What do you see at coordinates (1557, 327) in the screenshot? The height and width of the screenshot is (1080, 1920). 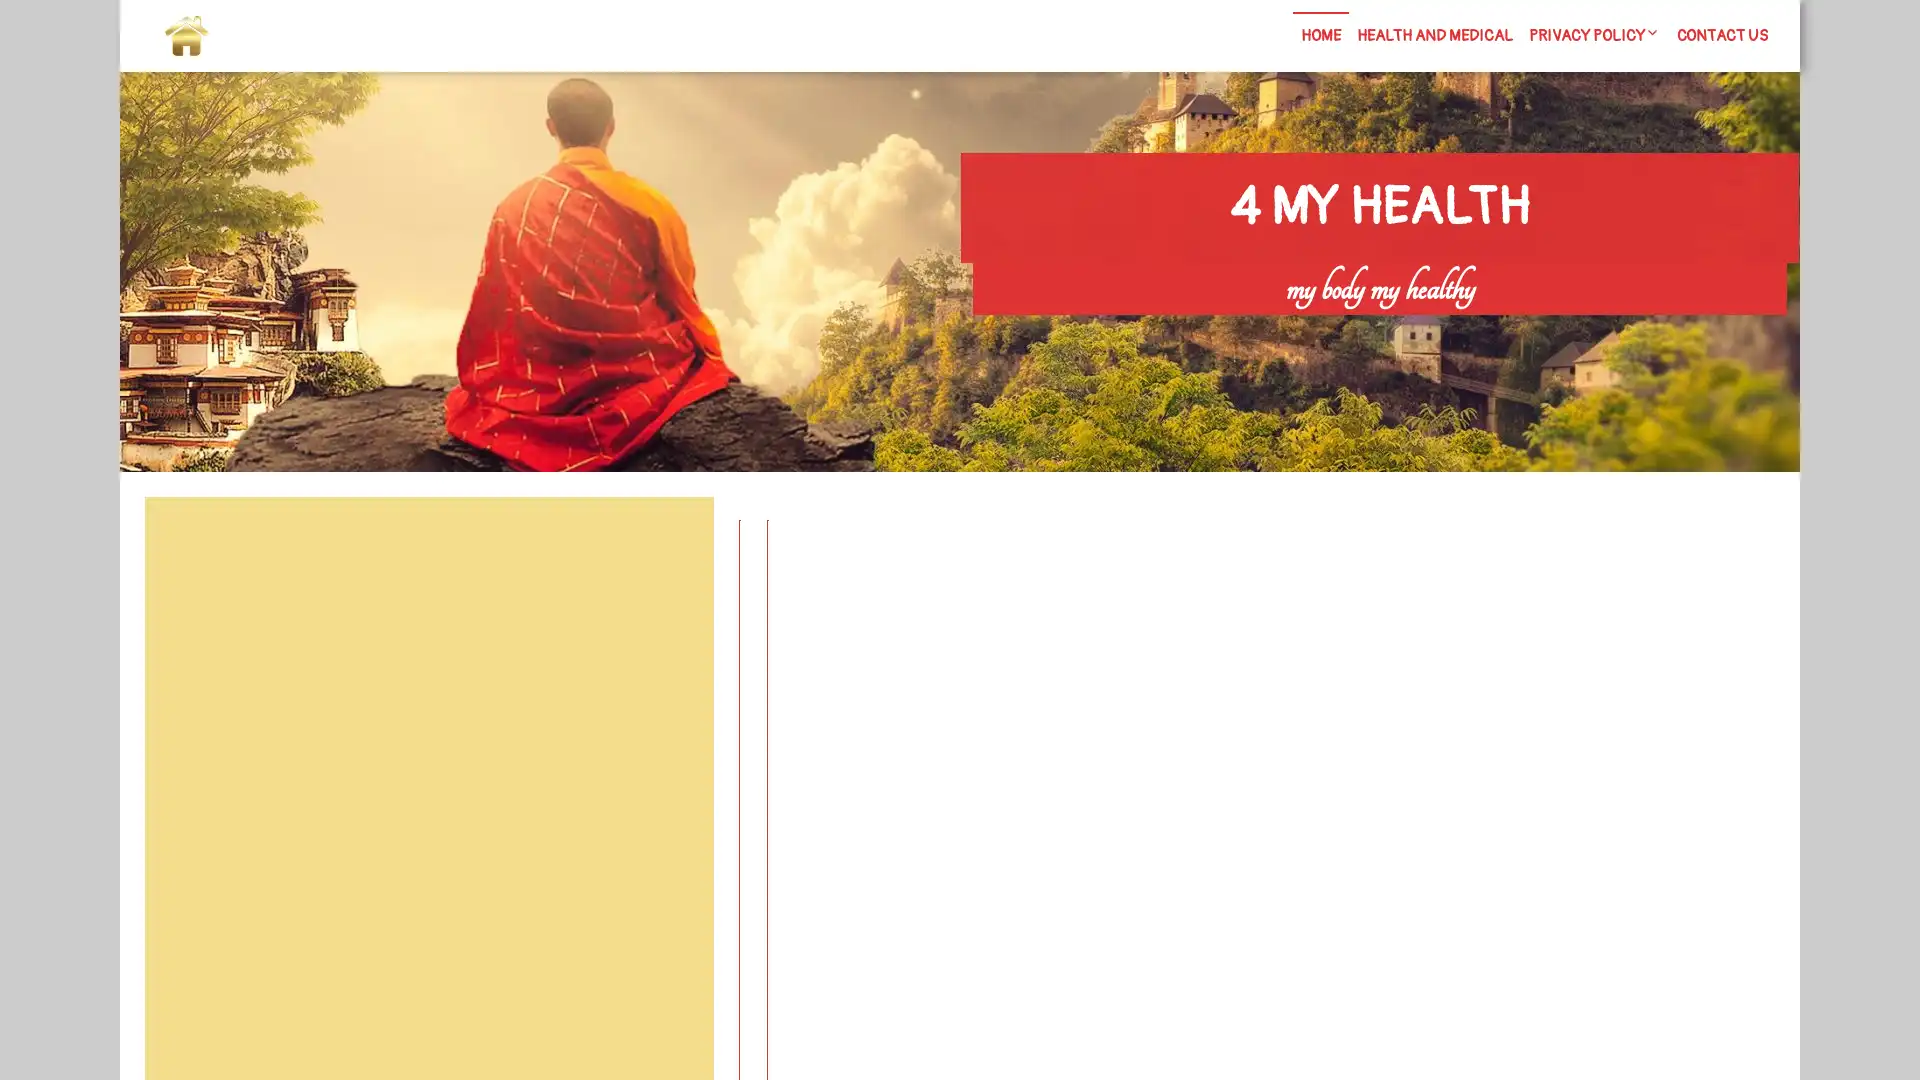 I see `Search` at bounding box center [1557, 327].